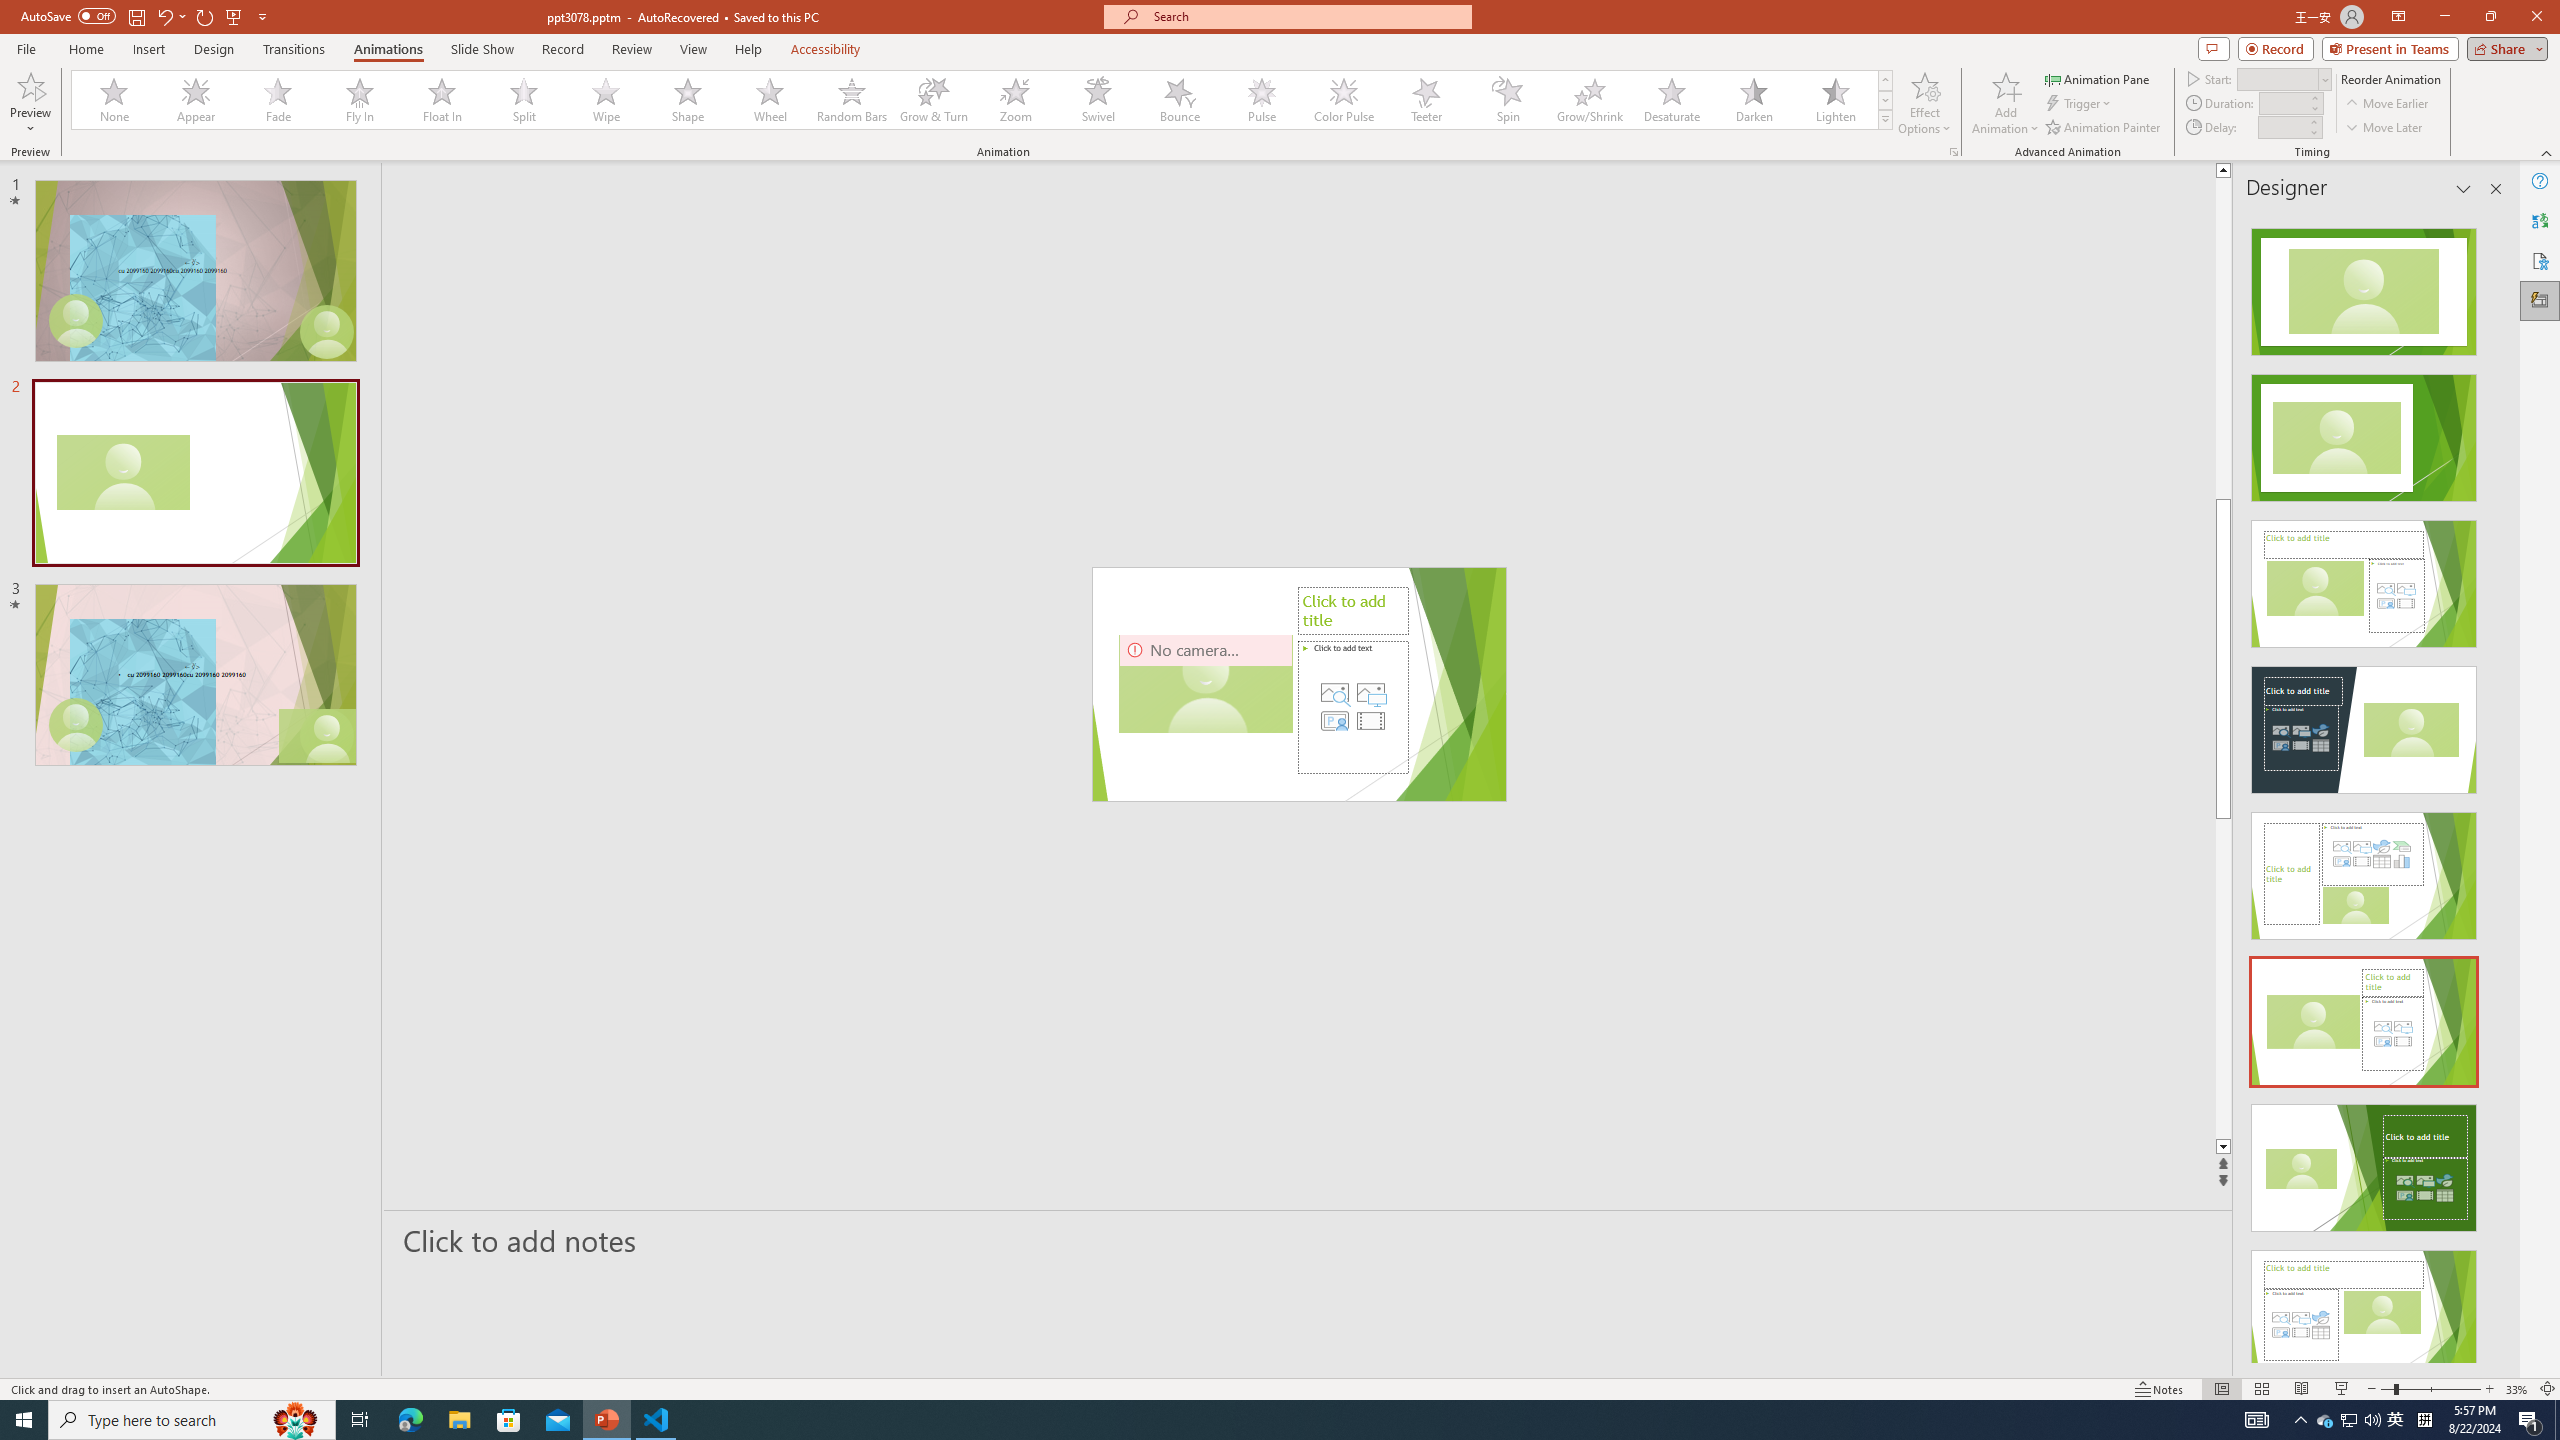 The image size is (2560, 1440). What do you see at coordinates (1097, 99) in the screenshot?
I see `'Swivel'` at bounding box center [1097, 99].